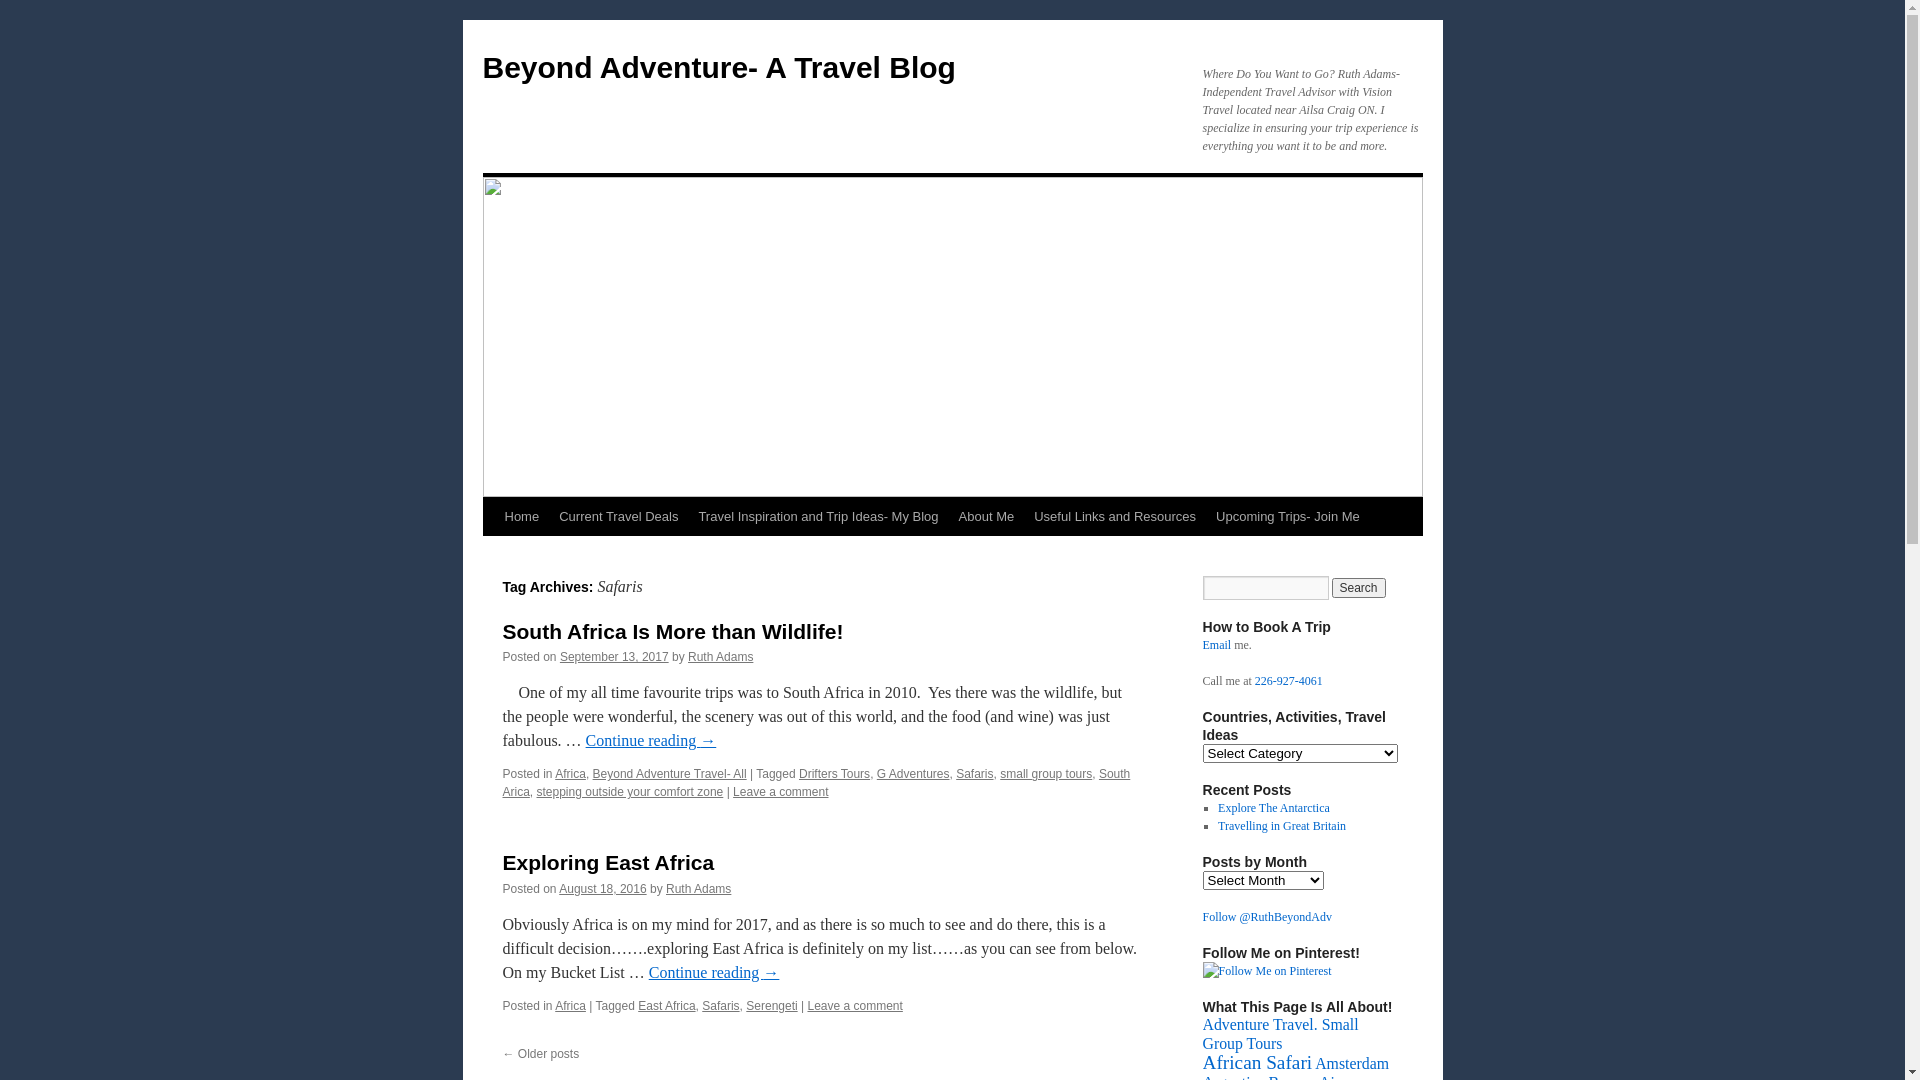  I want to click on 'Upcoming Trips- Join Me', so click(1287, 515).